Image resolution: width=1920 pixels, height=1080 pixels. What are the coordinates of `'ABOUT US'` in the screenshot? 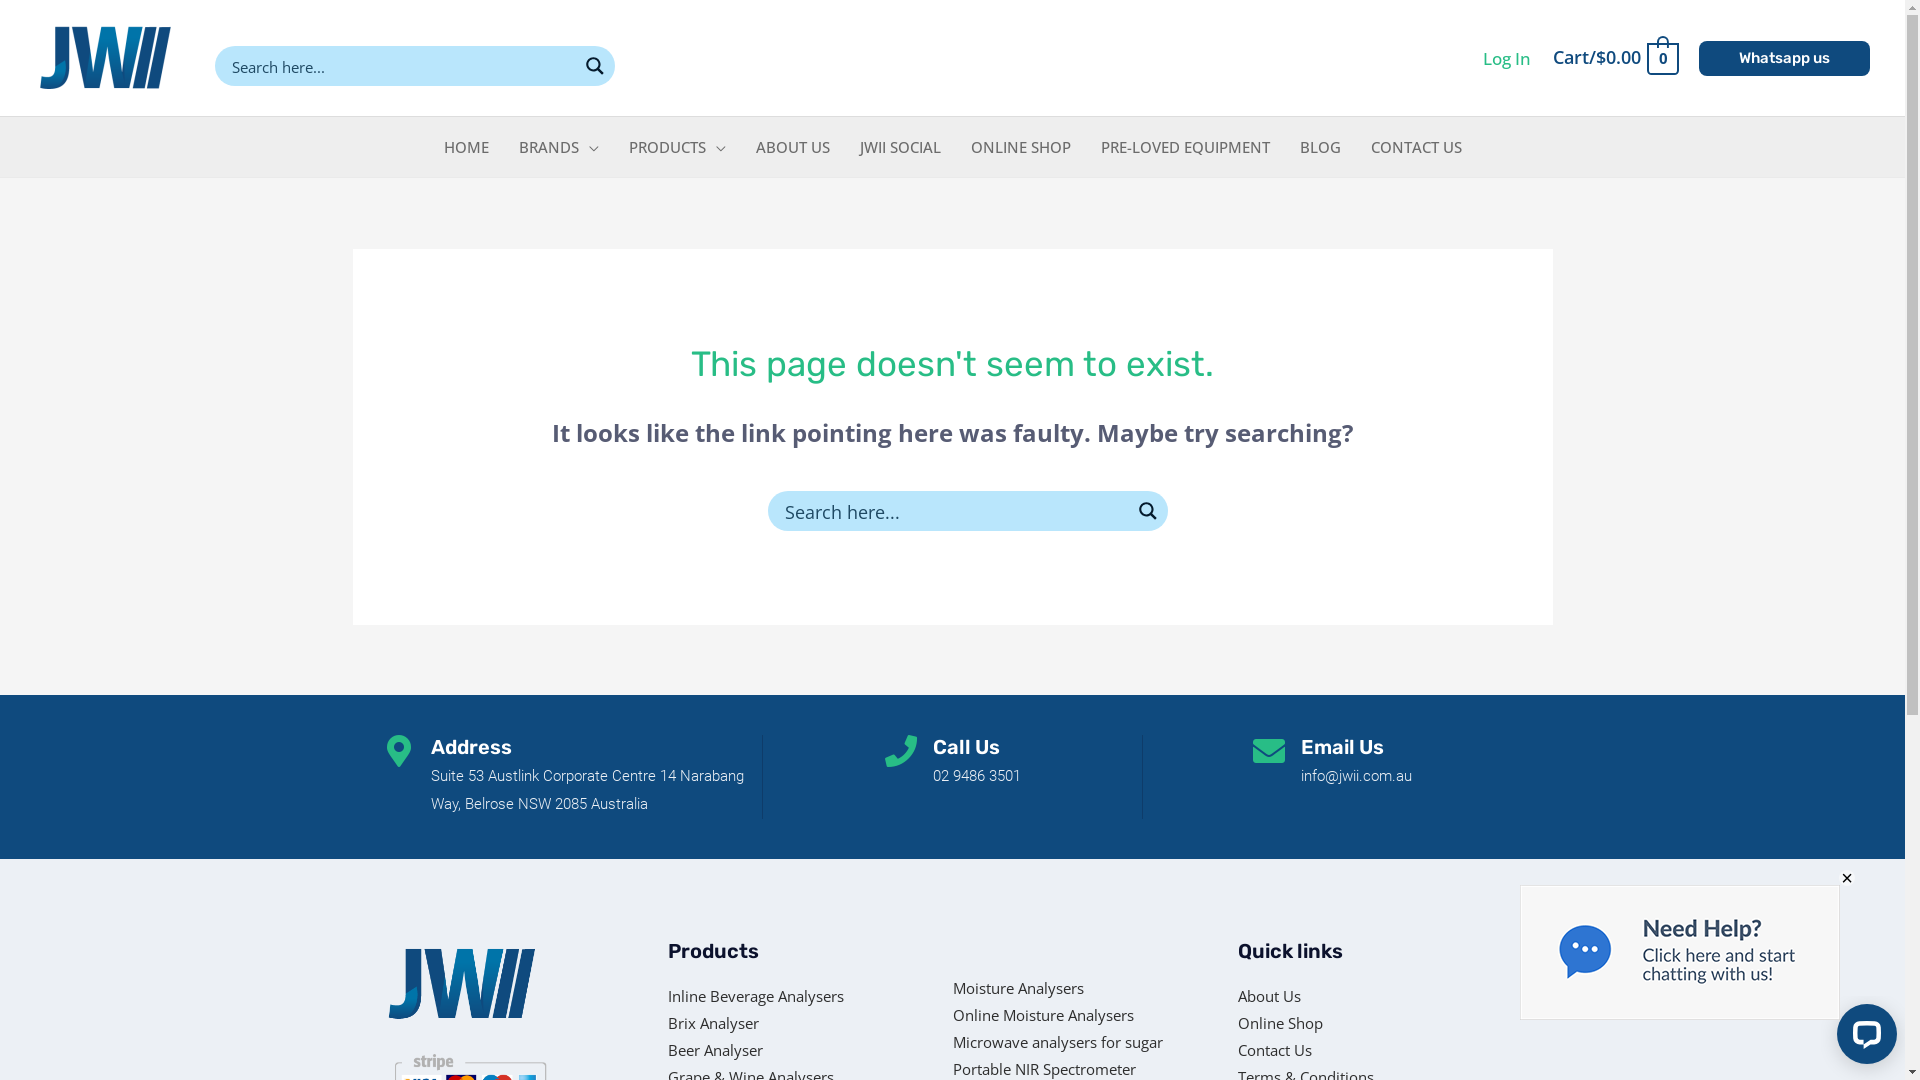 It's located at (738, 145).